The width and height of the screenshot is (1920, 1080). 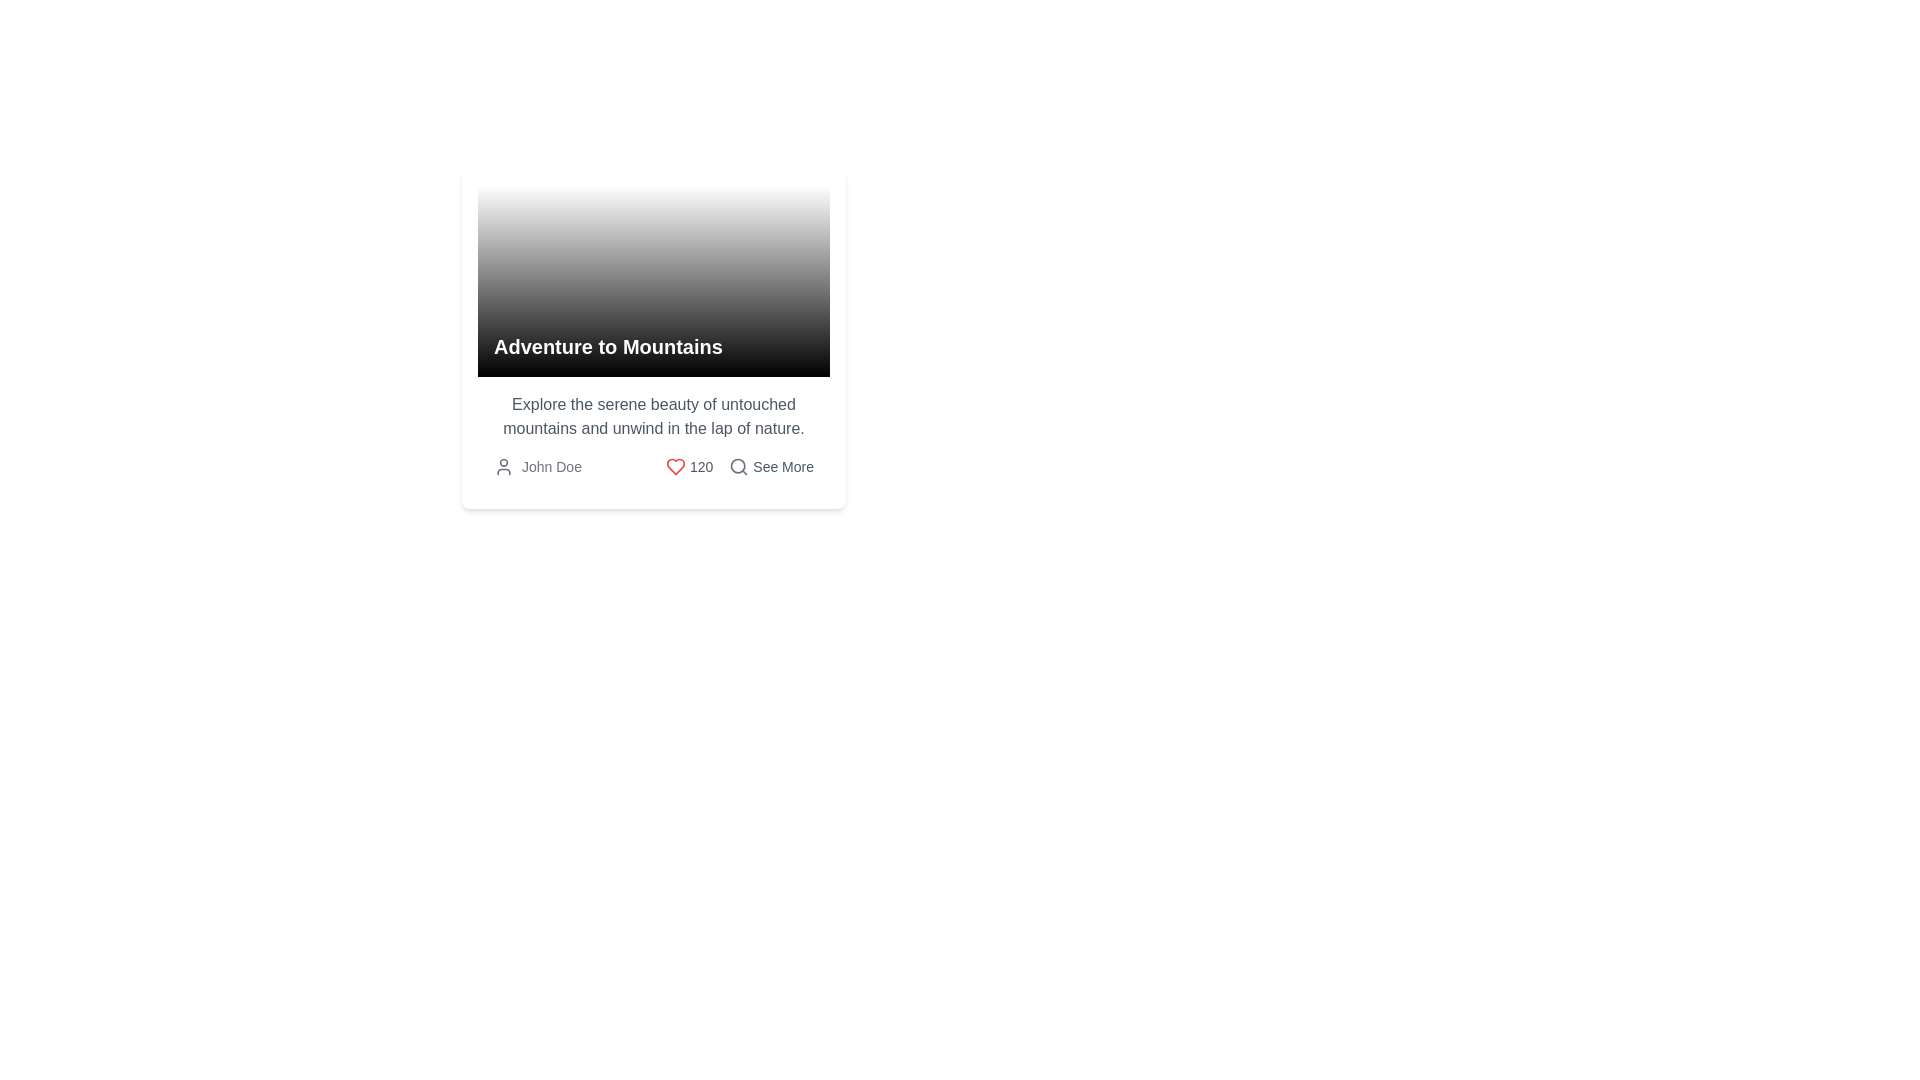 What do you see at coordinates (737, 466) in the screenshot?
I see `the circular portion of the magnifying glass icon, which is styled in grayscale and positioned at the upper right section of the application interface` at bounding box center [737, 466].